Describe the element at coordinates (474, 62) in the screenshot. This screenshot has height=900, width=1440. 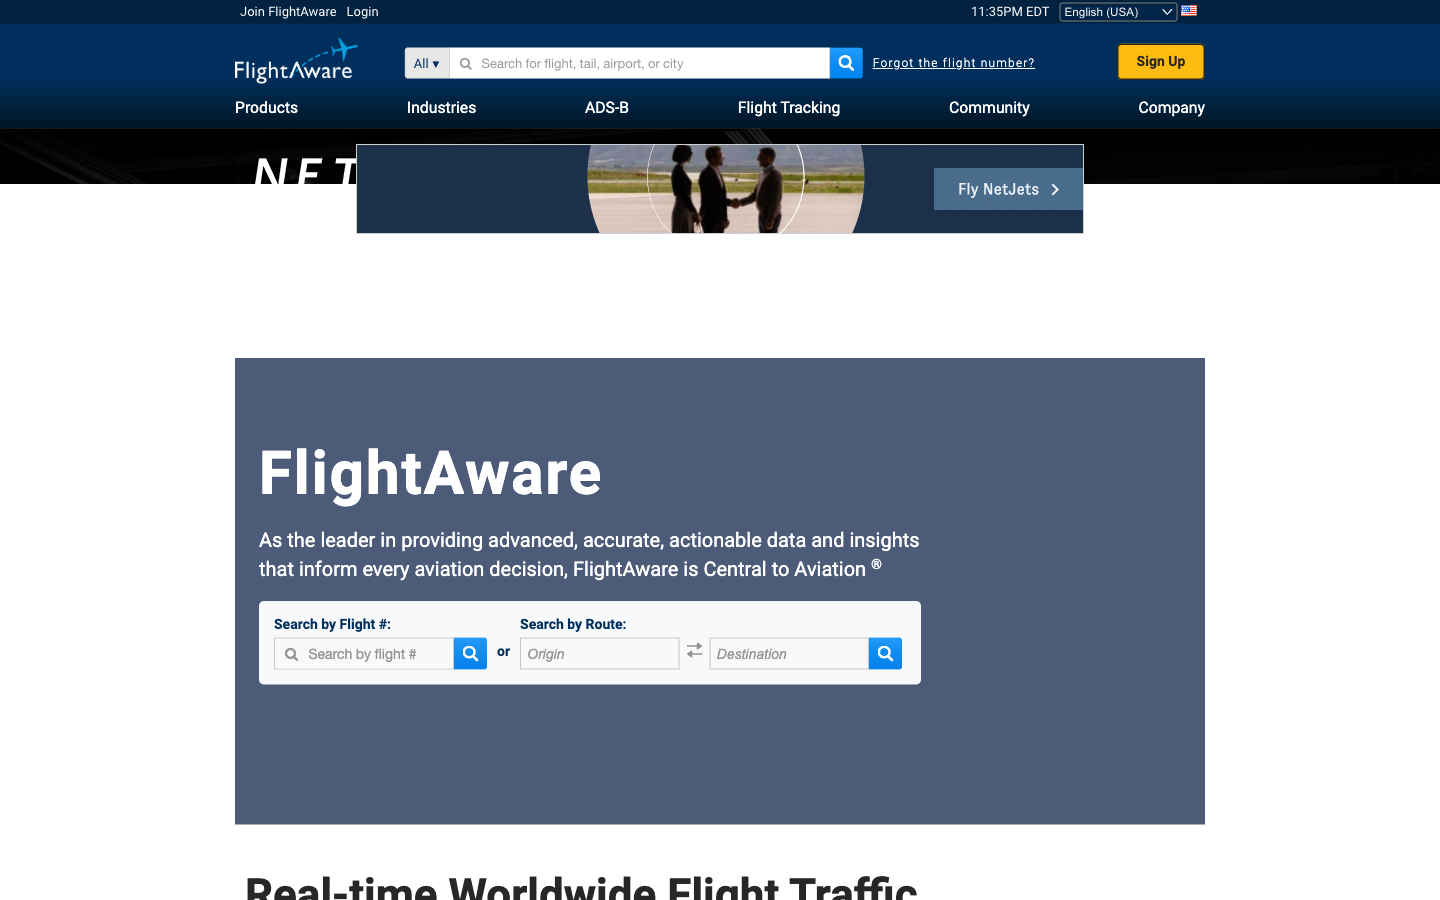
I see `Locate Private Plane by its unique tail number: 1234` at that location.